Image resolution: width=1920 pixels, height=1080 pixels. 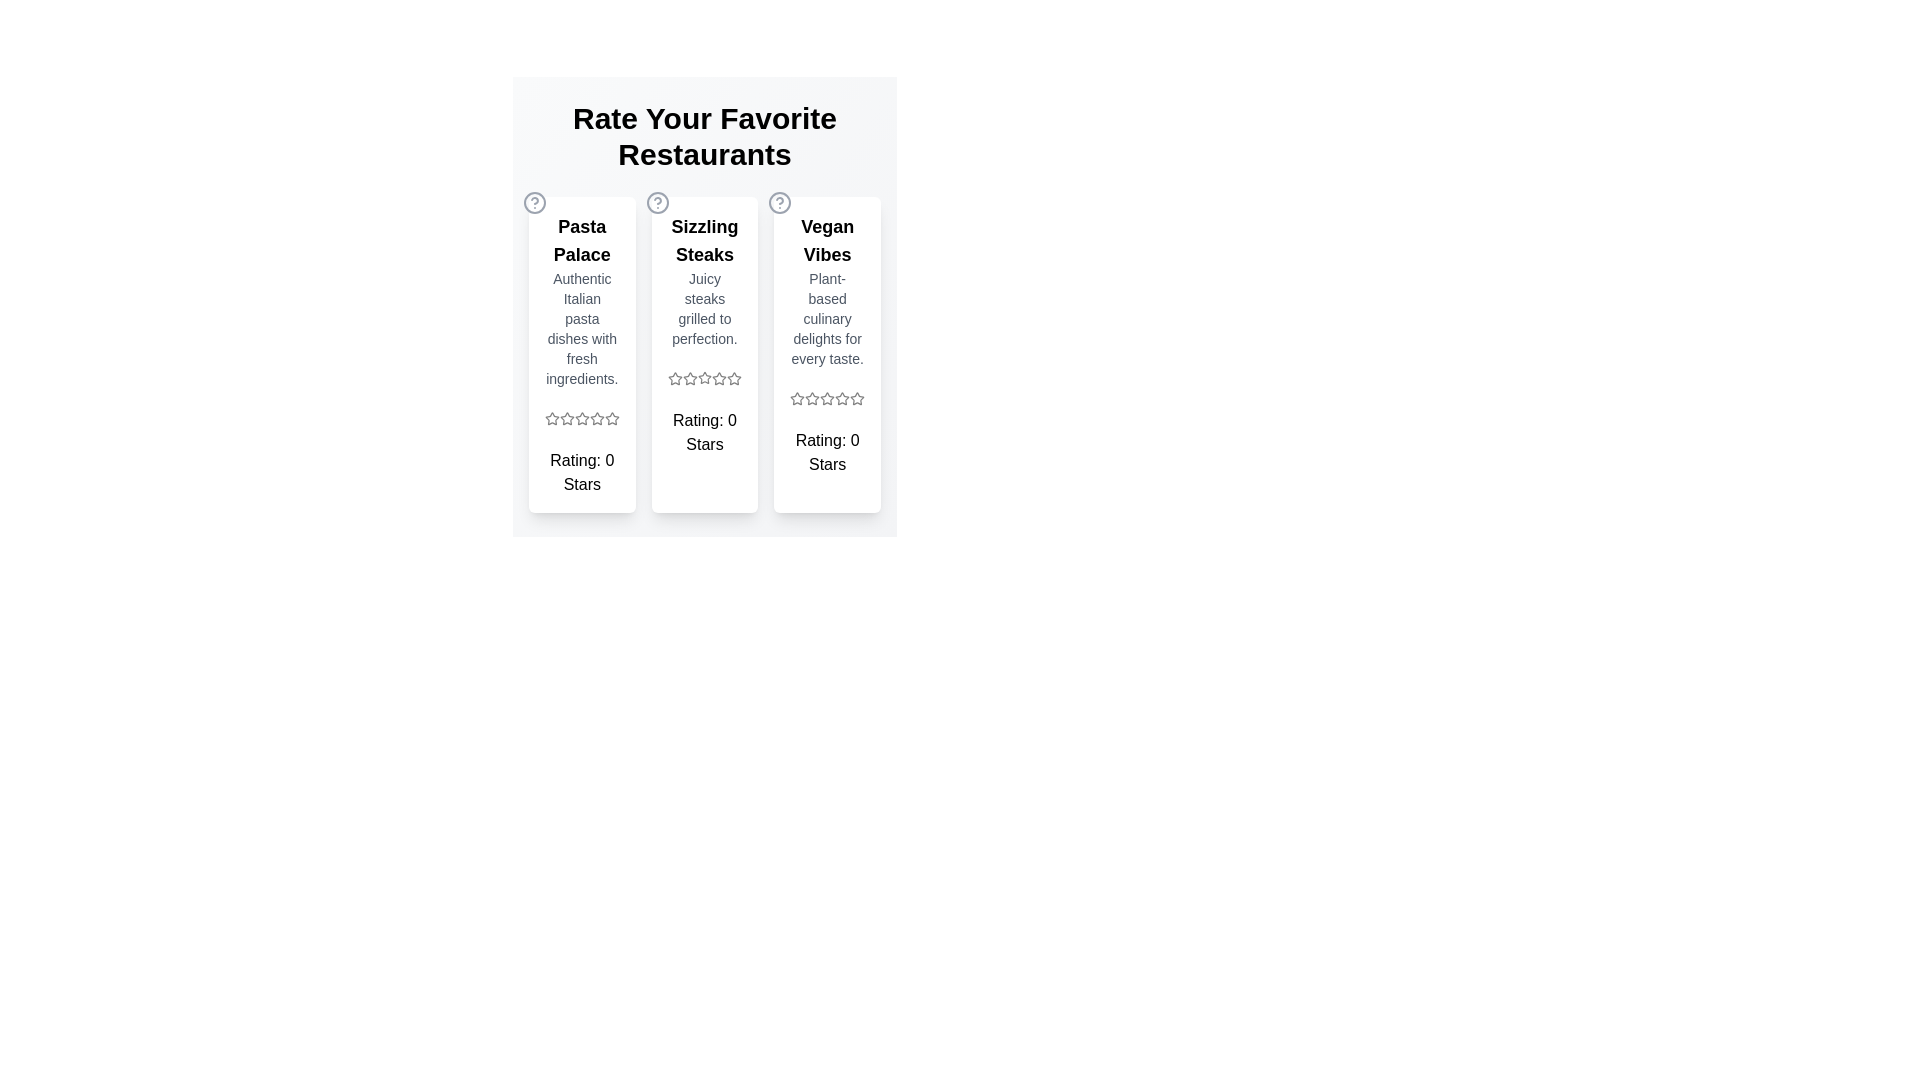 What do you see at coordinates (580, 353) in the screenshot?
I see `the restaurant card for Pasta Palace to read its description` at bounding box center [580, 353].